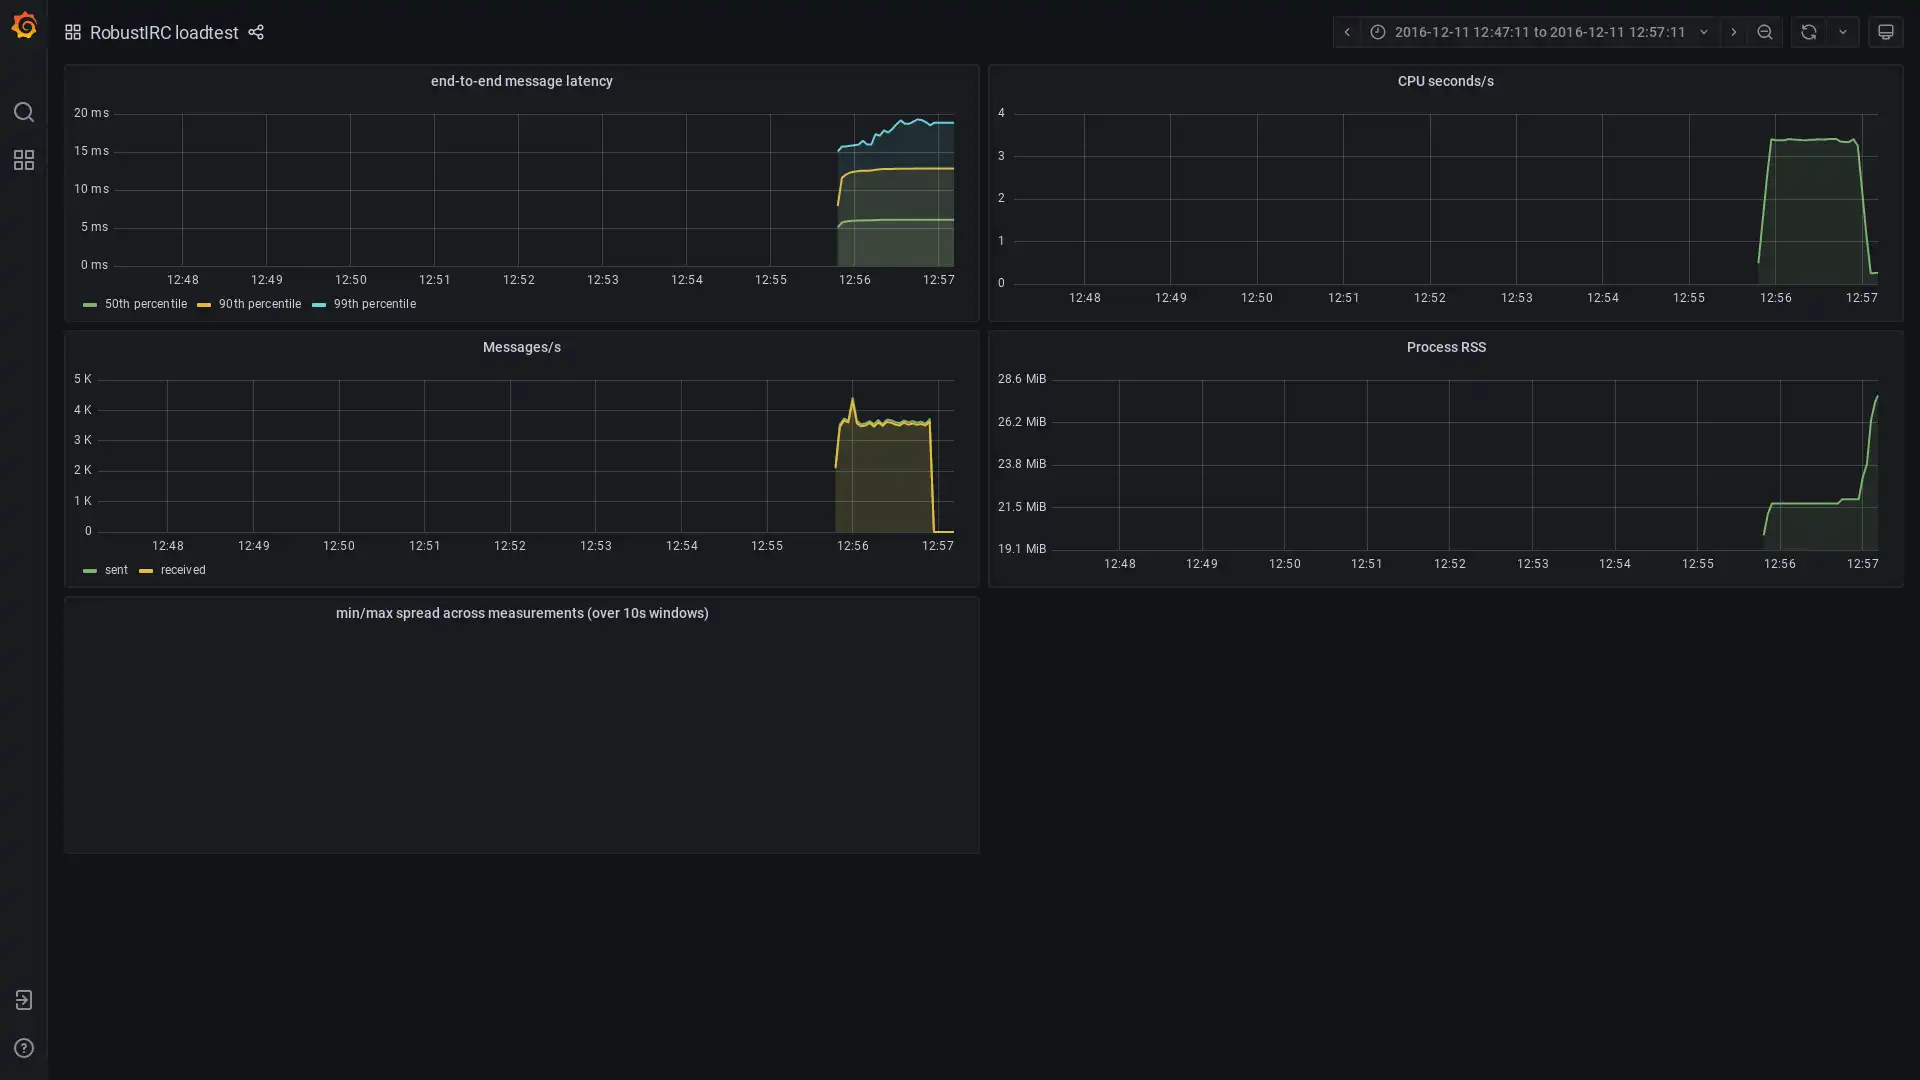  Describe the element at coordinates (1885, 31) in the screenshot. I see `Cycle view mode` at that location.